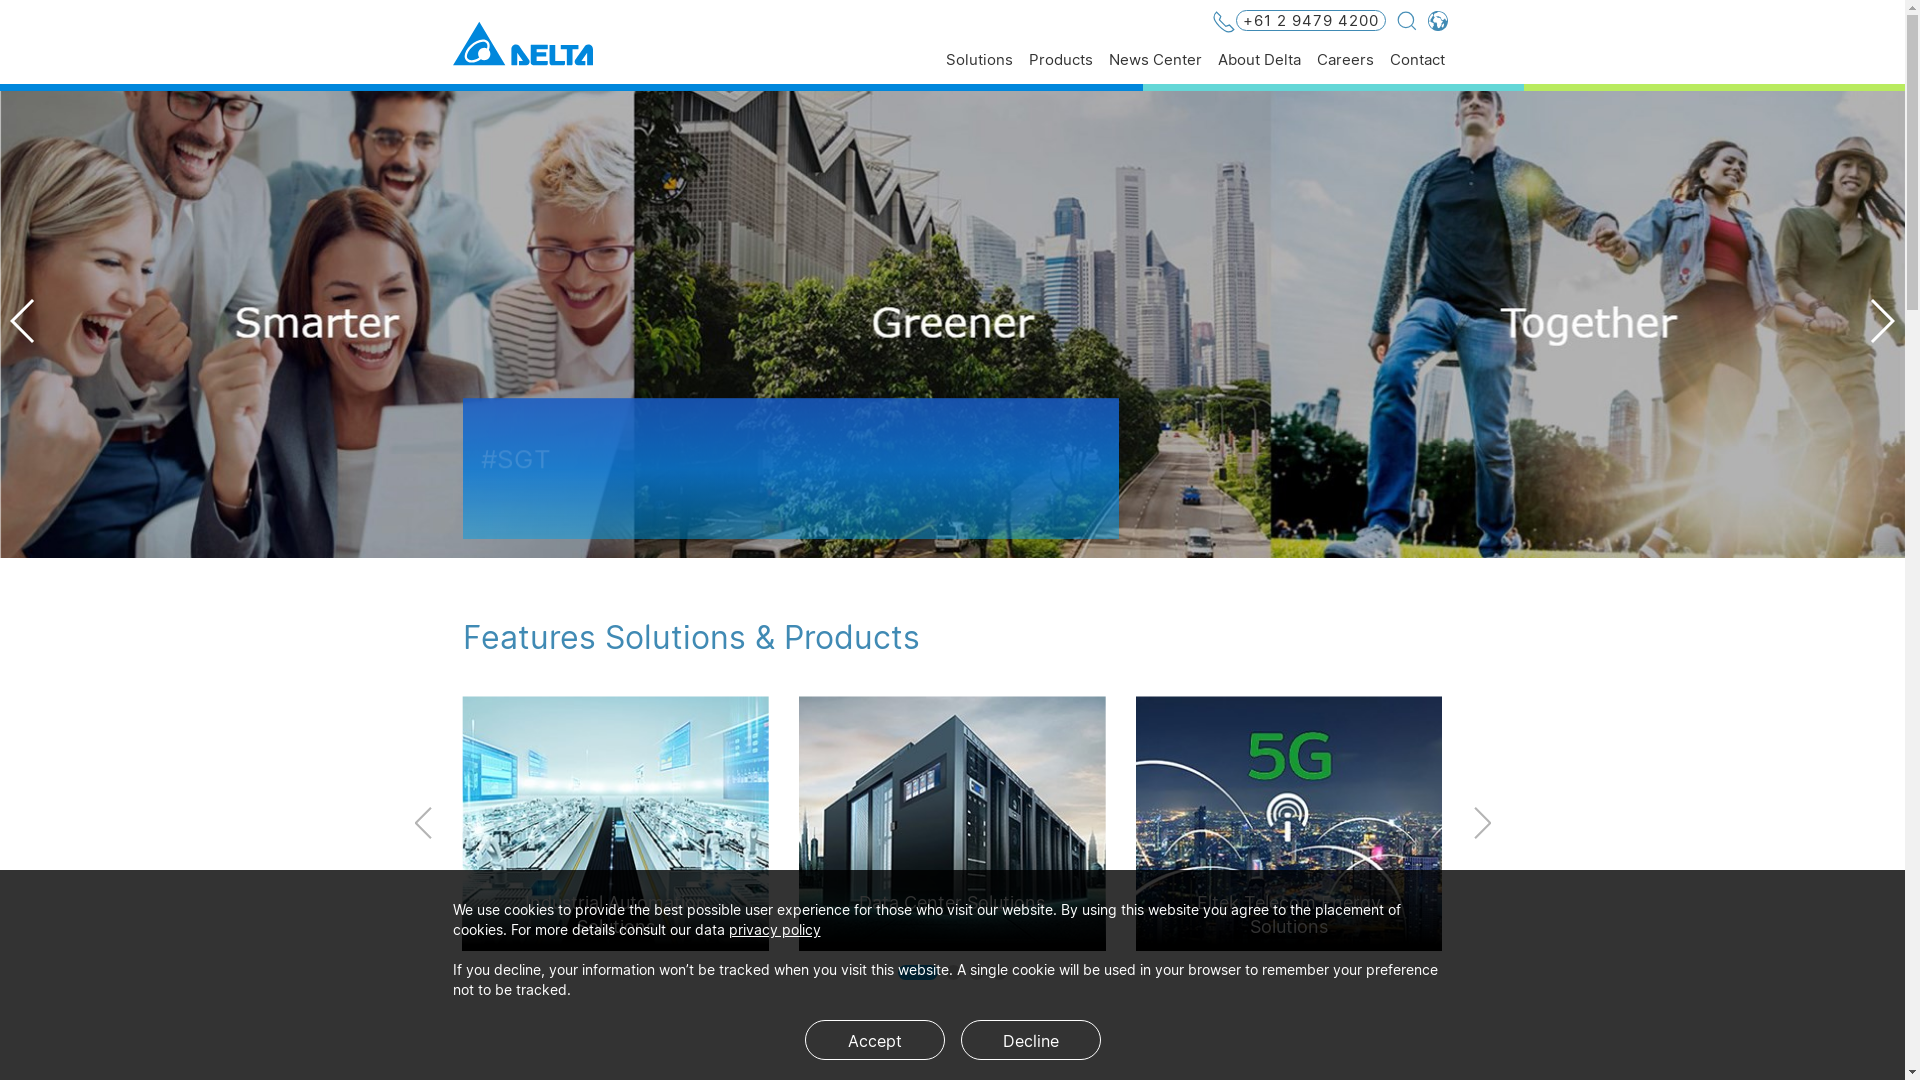 Image resolution: width=1920 pixels, height=1080 pixels. Describe the element at coordinates (1308, 67) in the screenshot. I see `'Careers'` at that location.